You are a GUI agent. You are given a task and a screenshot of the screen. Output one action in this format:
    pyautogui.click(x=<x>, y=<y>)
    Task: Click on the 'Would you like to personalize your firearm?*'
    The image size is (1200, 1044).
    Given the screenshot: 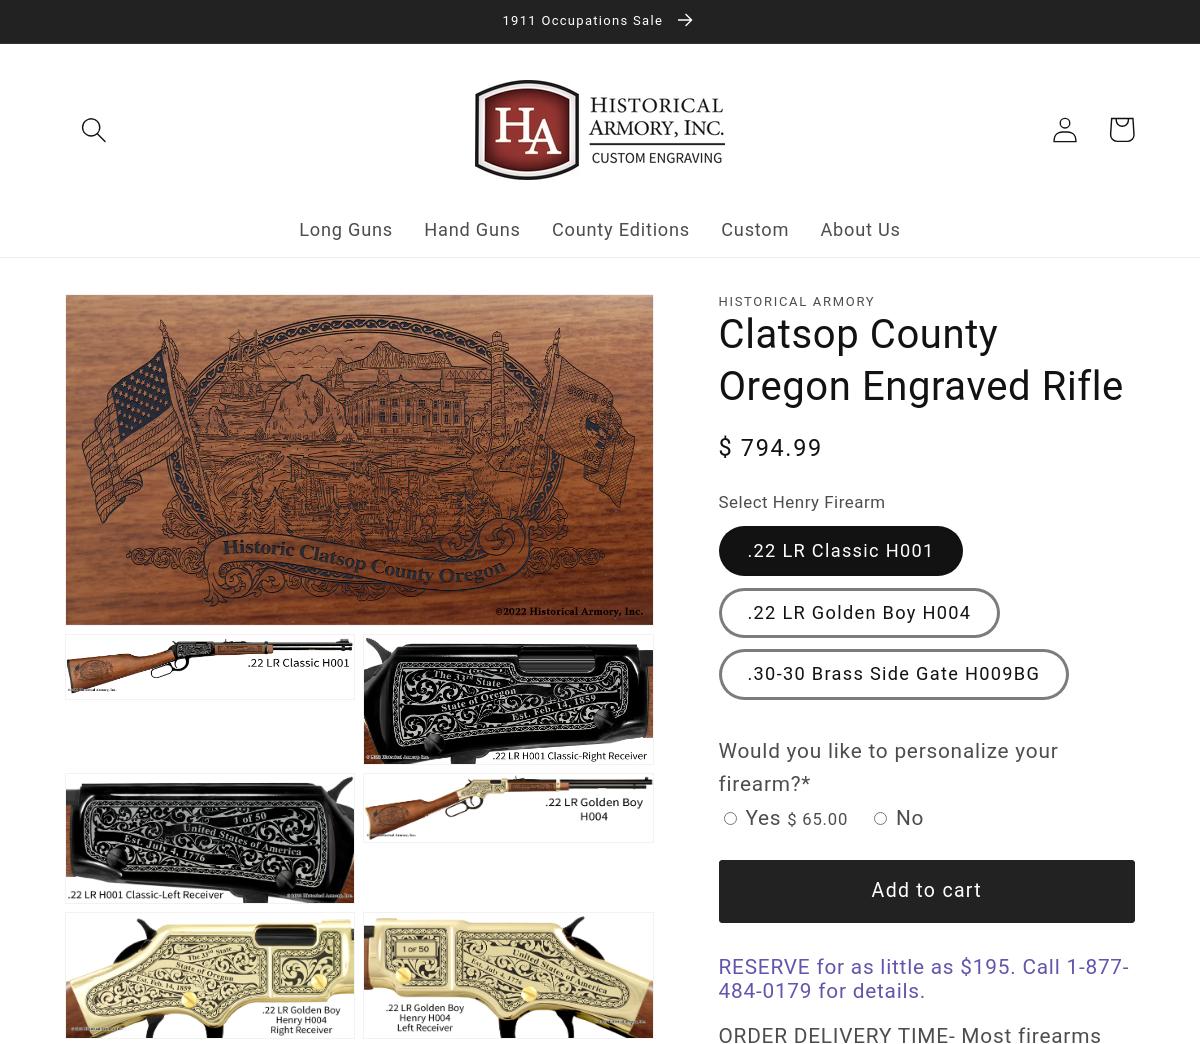 What is the action you would take?
    pyautogui.click(x=887, y=767)
    